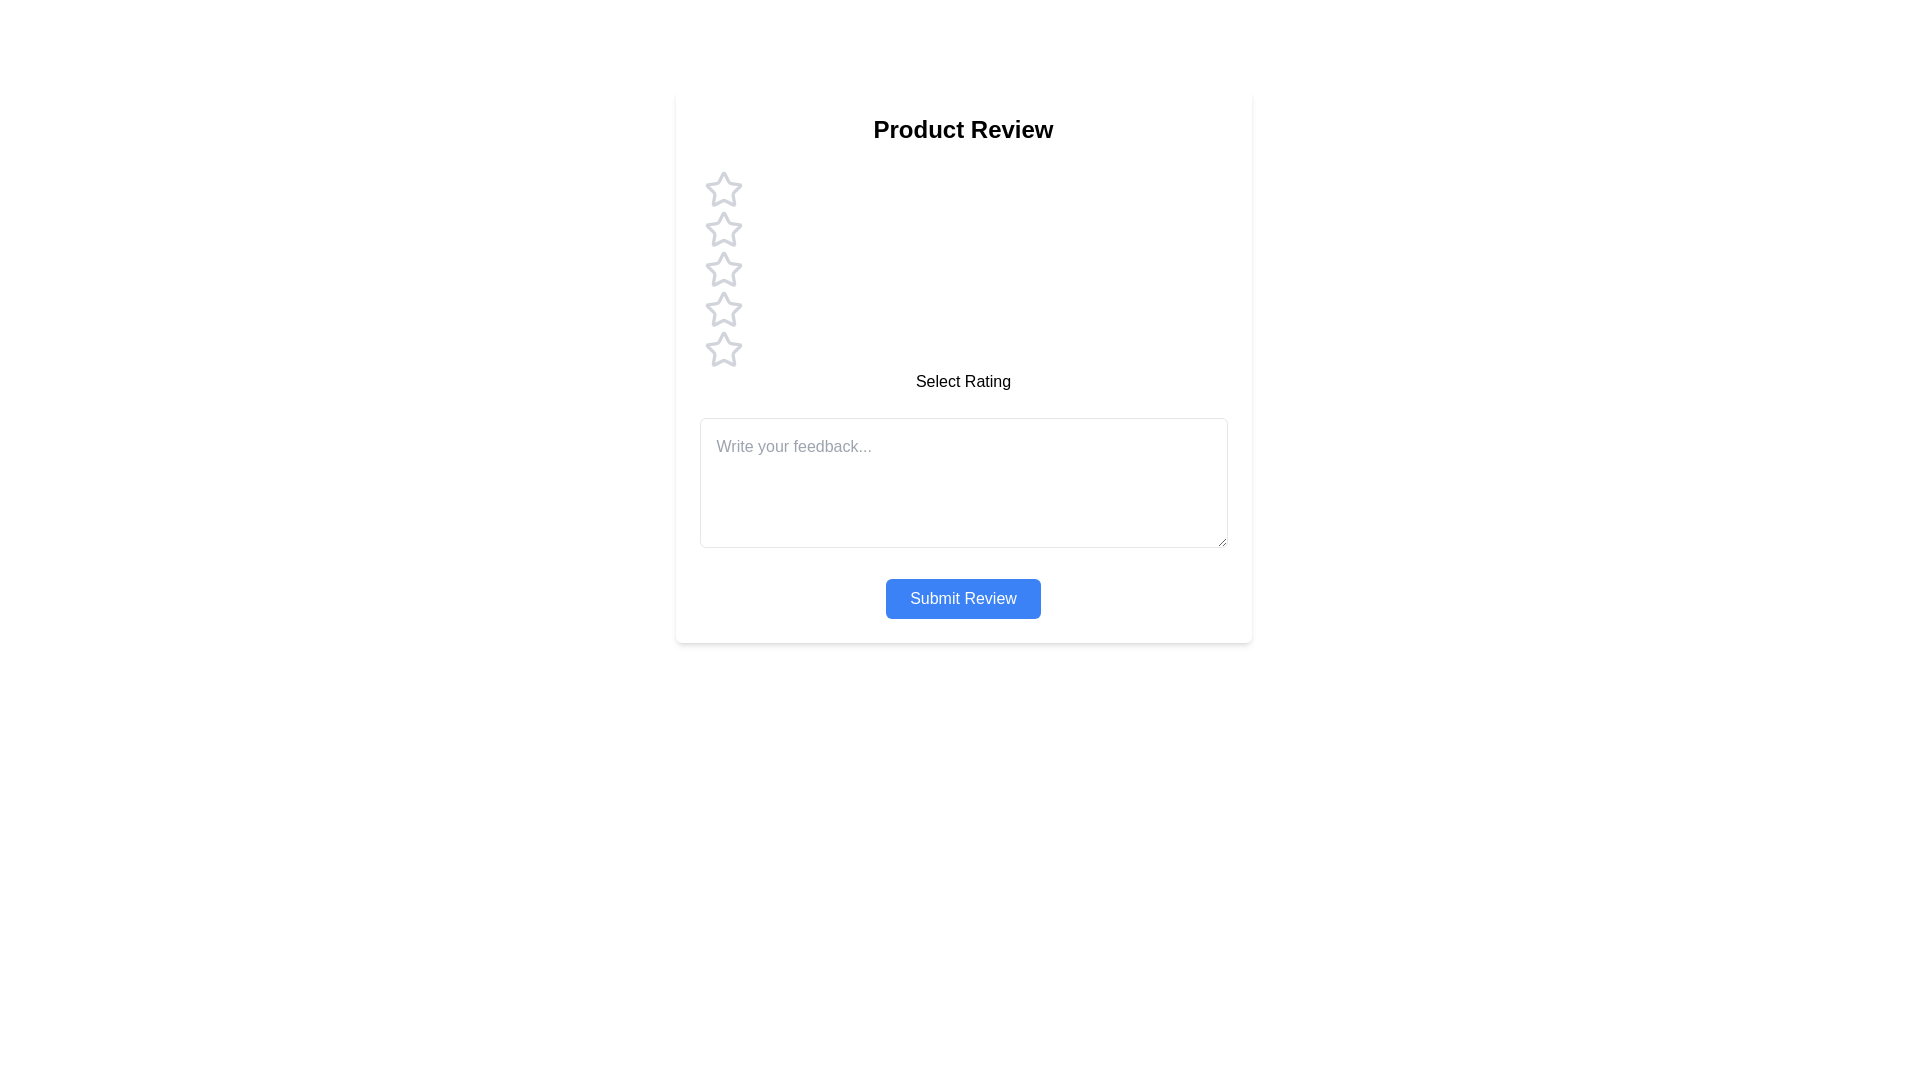 Image resolution: width=1920 pixels, height=1080 pixels. What do you see at coordinates (722, 268) in the screenshot?
I see `the third star in the vertical stack of five stars in the 'Product Review' section to rate it` at bounding box center [722, 268].